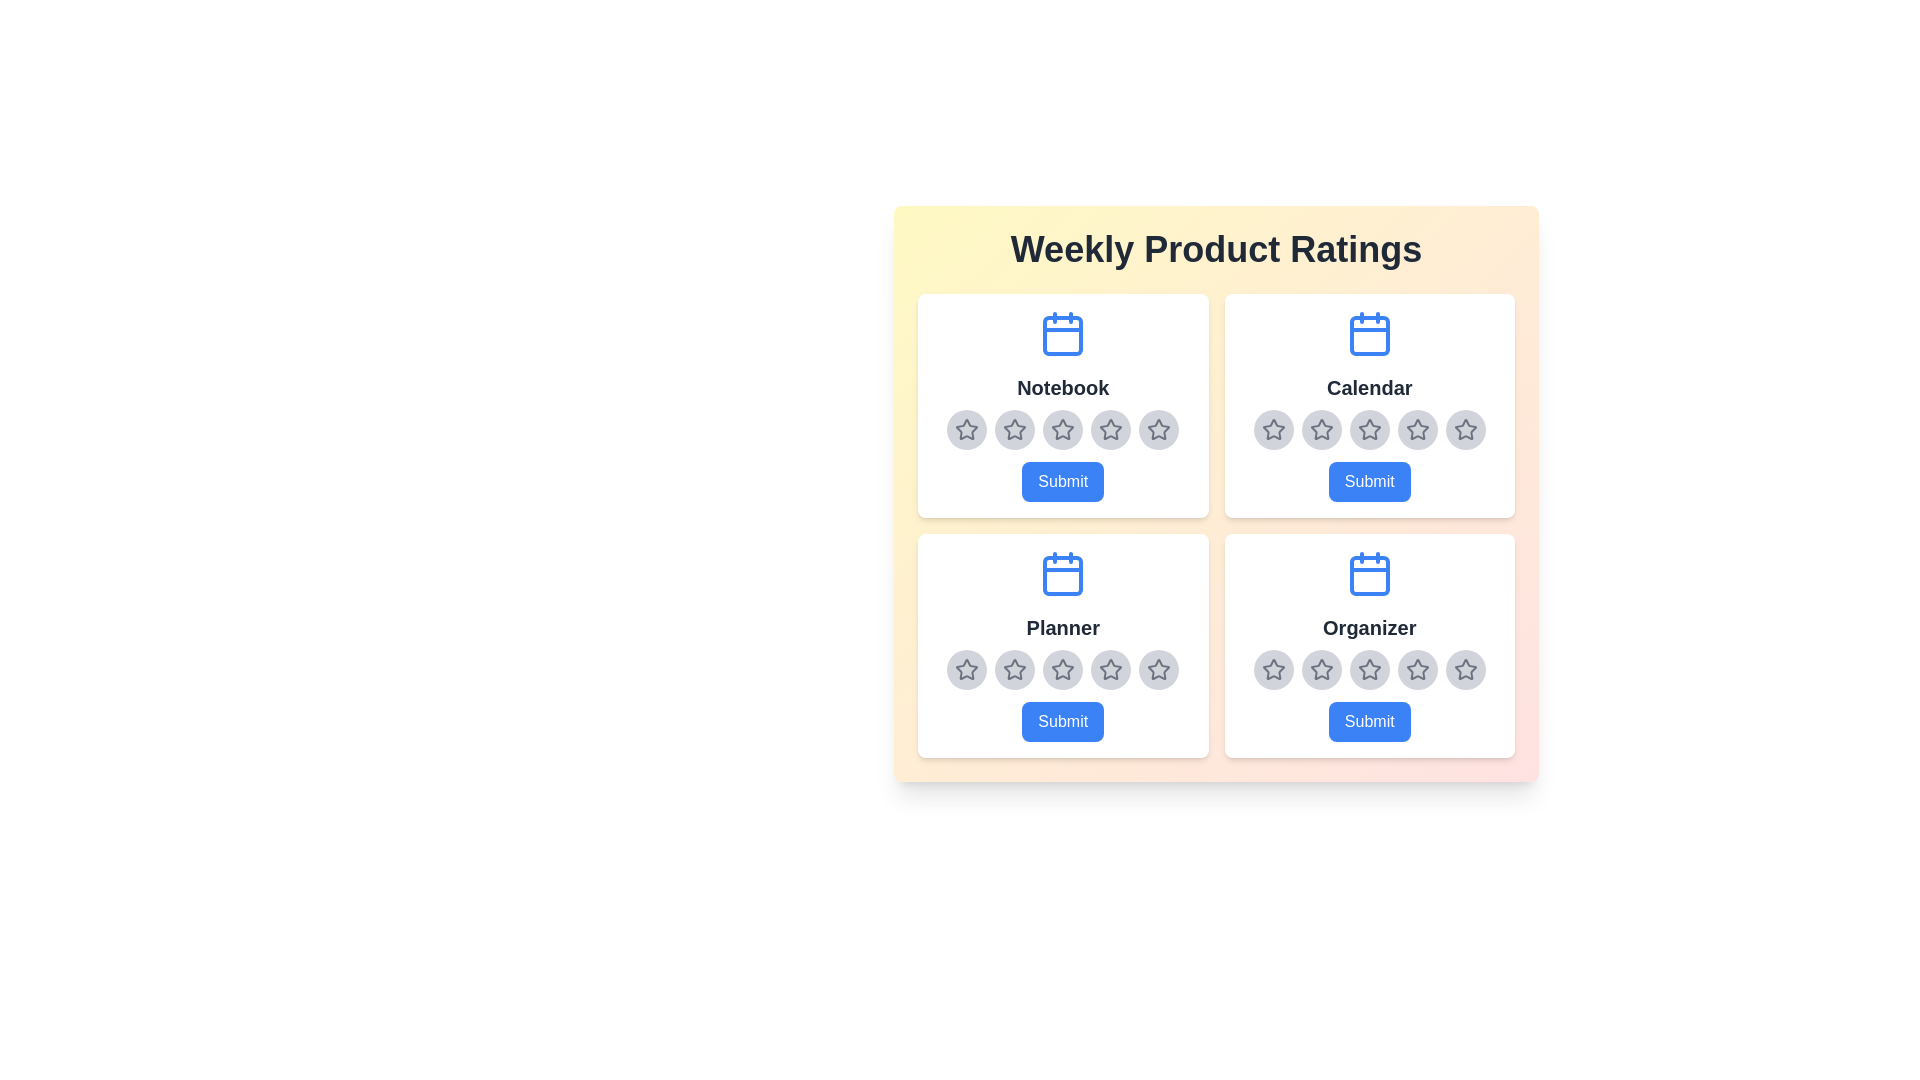 The width and height of the screenshot is (1920, 1080). Describe the element at coordinates (1062, 482) in the screenshot. I see `submit button for the product Notebook` at that location.